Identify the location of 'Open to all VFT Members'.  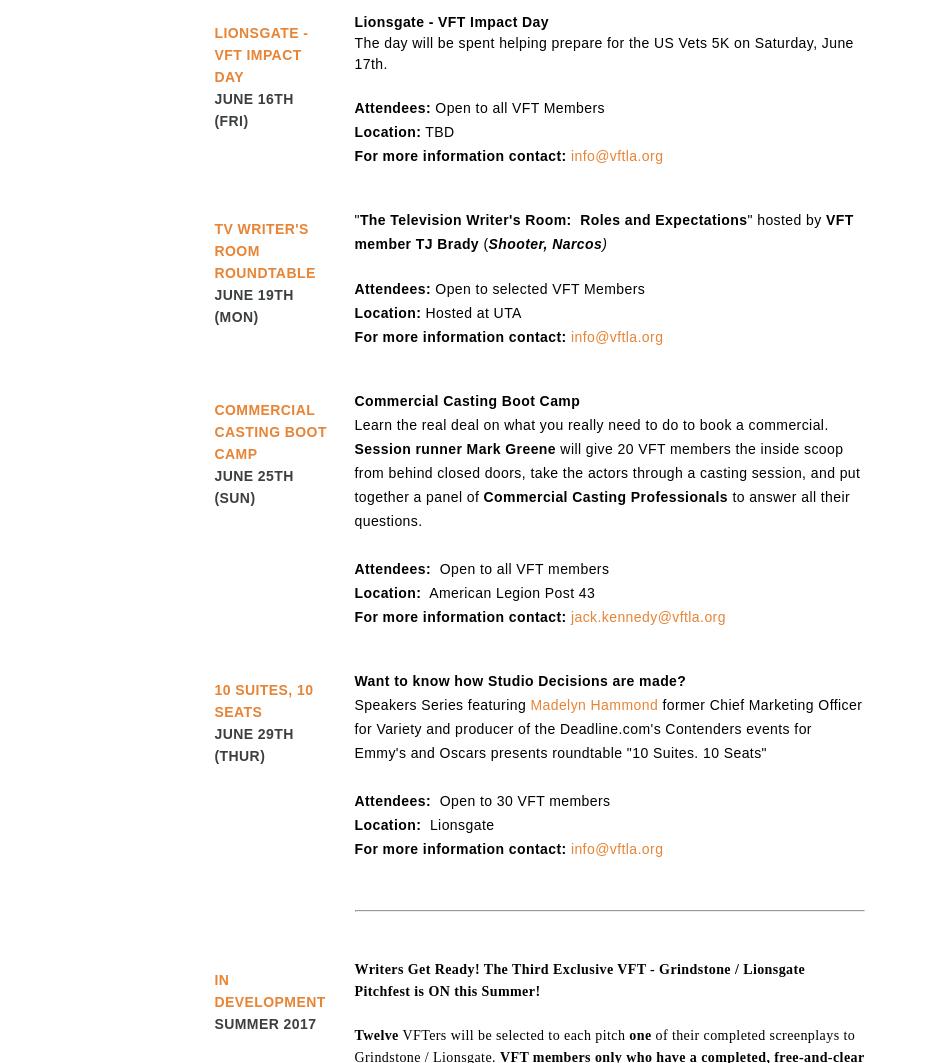
(516, 108).